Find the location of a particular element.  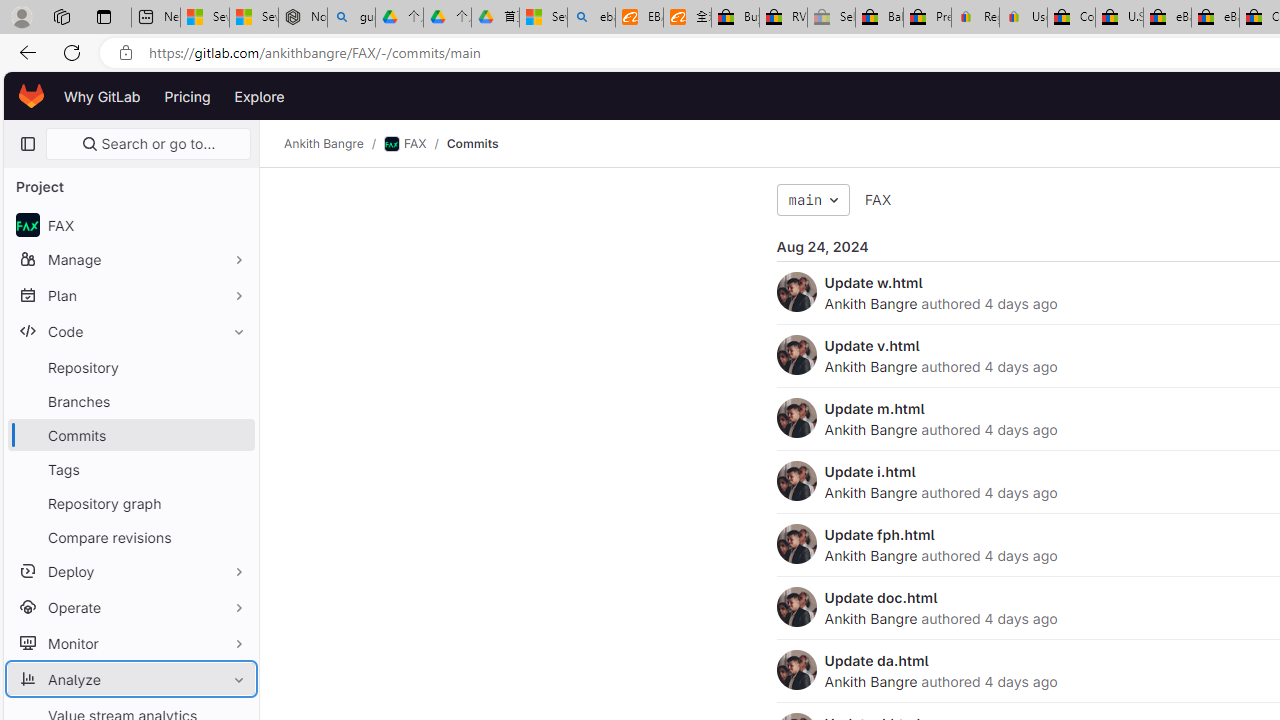

'Compare revisions' is located at coordinates (130, 536).